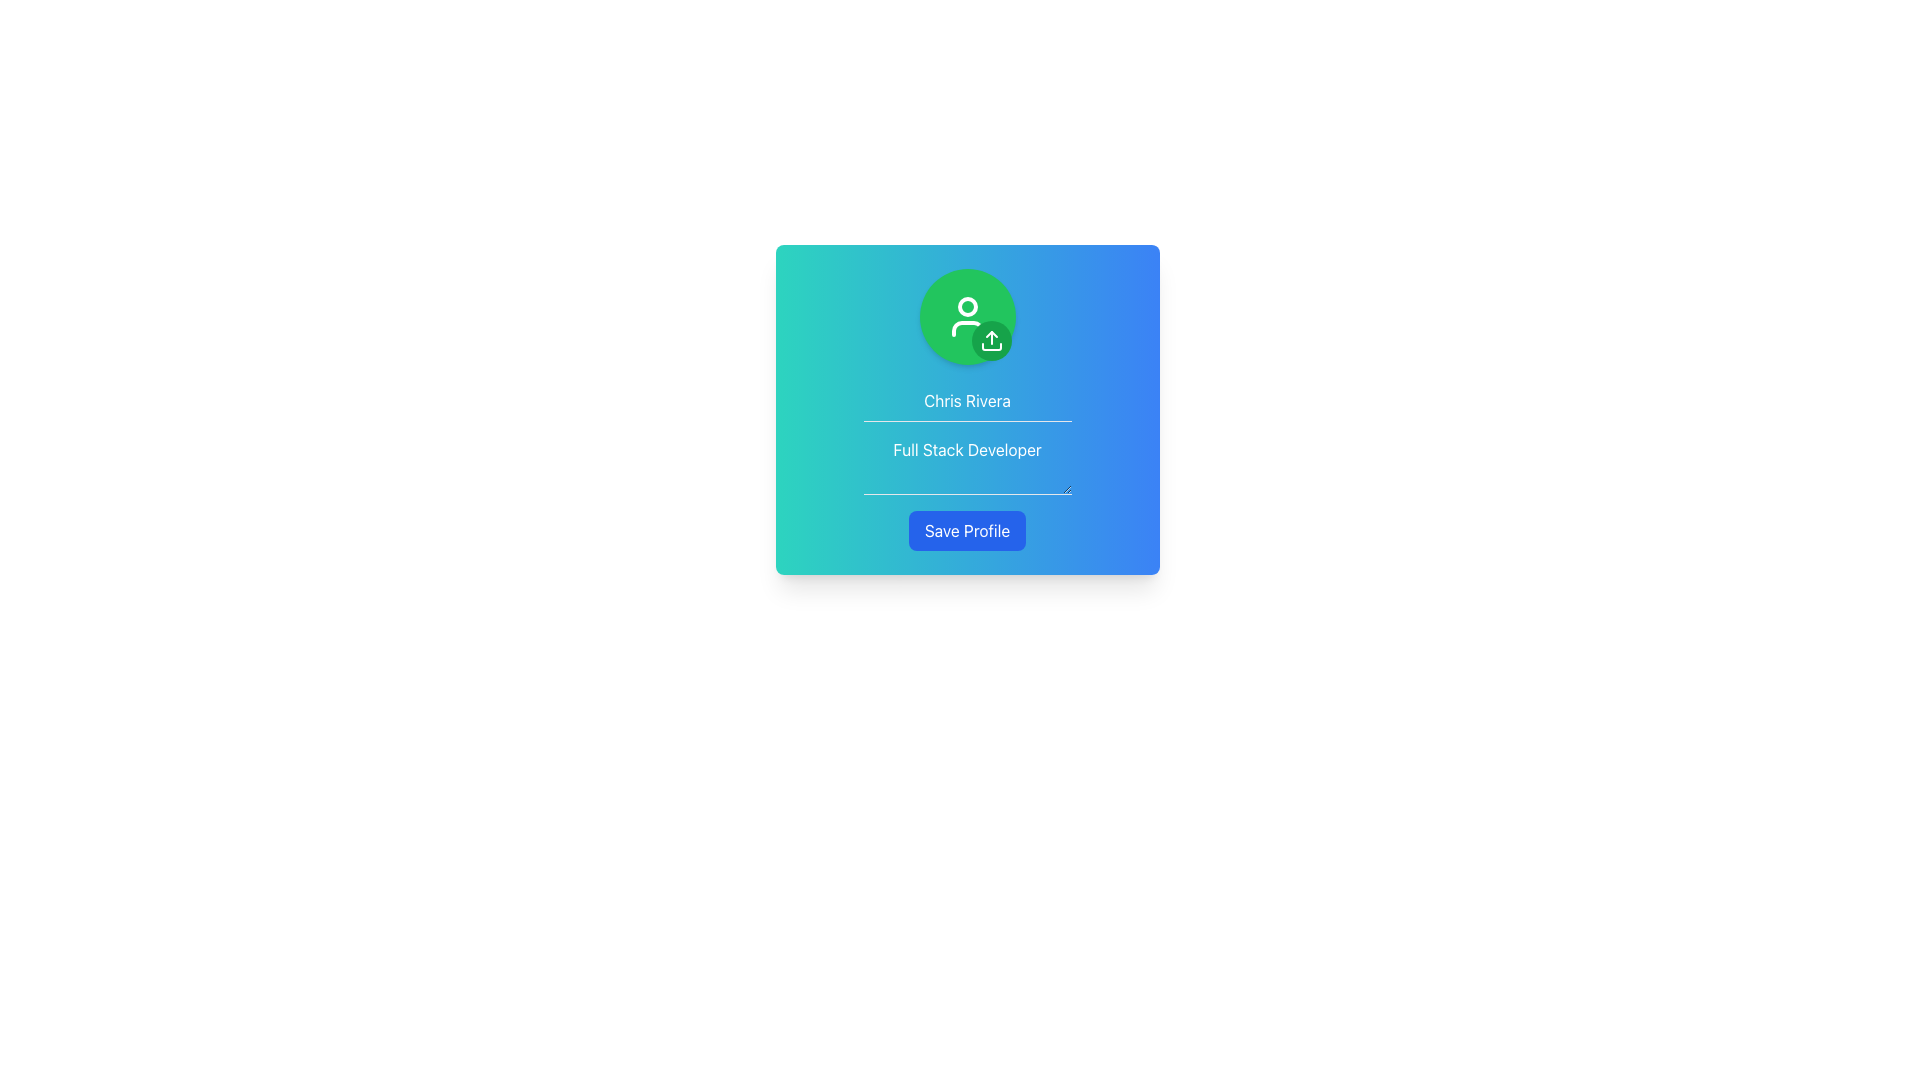  Describe the element at coordinates (967, 437) in the screenshot. I see `the Text Field that indicates the profession or title of the individual, located below the 'Chris Rivera' text input field and above the 'Save Profile' button` at that location.